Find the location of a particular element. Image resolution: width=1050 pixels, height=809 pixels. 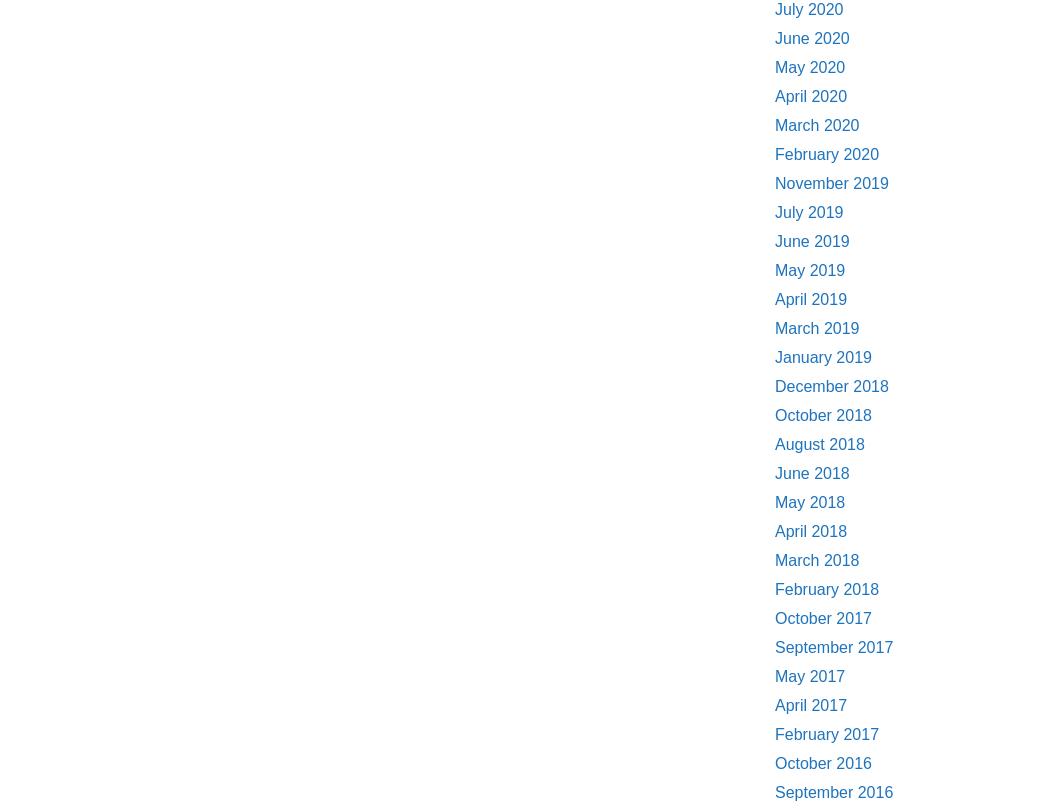

'July 2019' is located at coordinates (808, 211).